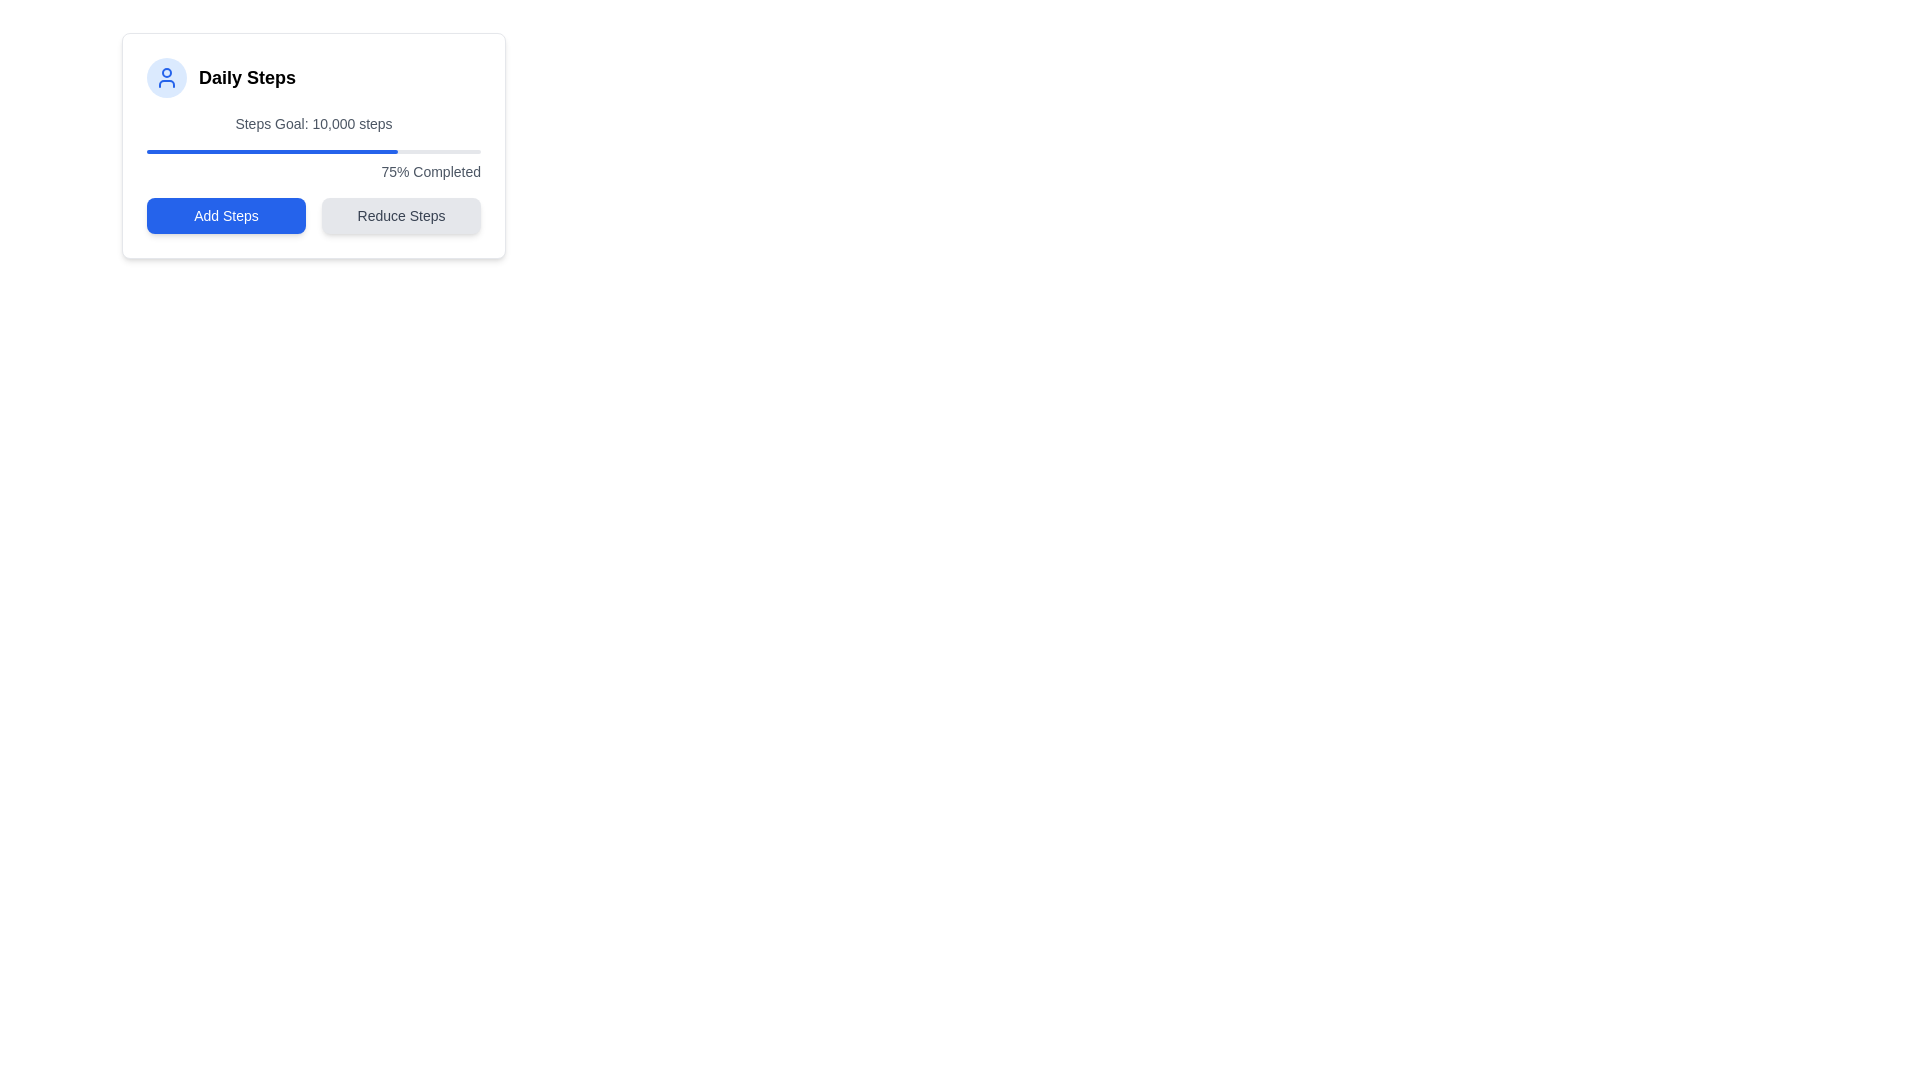 Image resolution: width=1920 pixels, height=1080 pixels. Describe the element at coordinates (312, 123) in the screenshot. I see `the text label that states 'Steps Goal: 10,000 steps', which is styled in small gray font and positioned below the 'Daily Steps' heading` at that location.